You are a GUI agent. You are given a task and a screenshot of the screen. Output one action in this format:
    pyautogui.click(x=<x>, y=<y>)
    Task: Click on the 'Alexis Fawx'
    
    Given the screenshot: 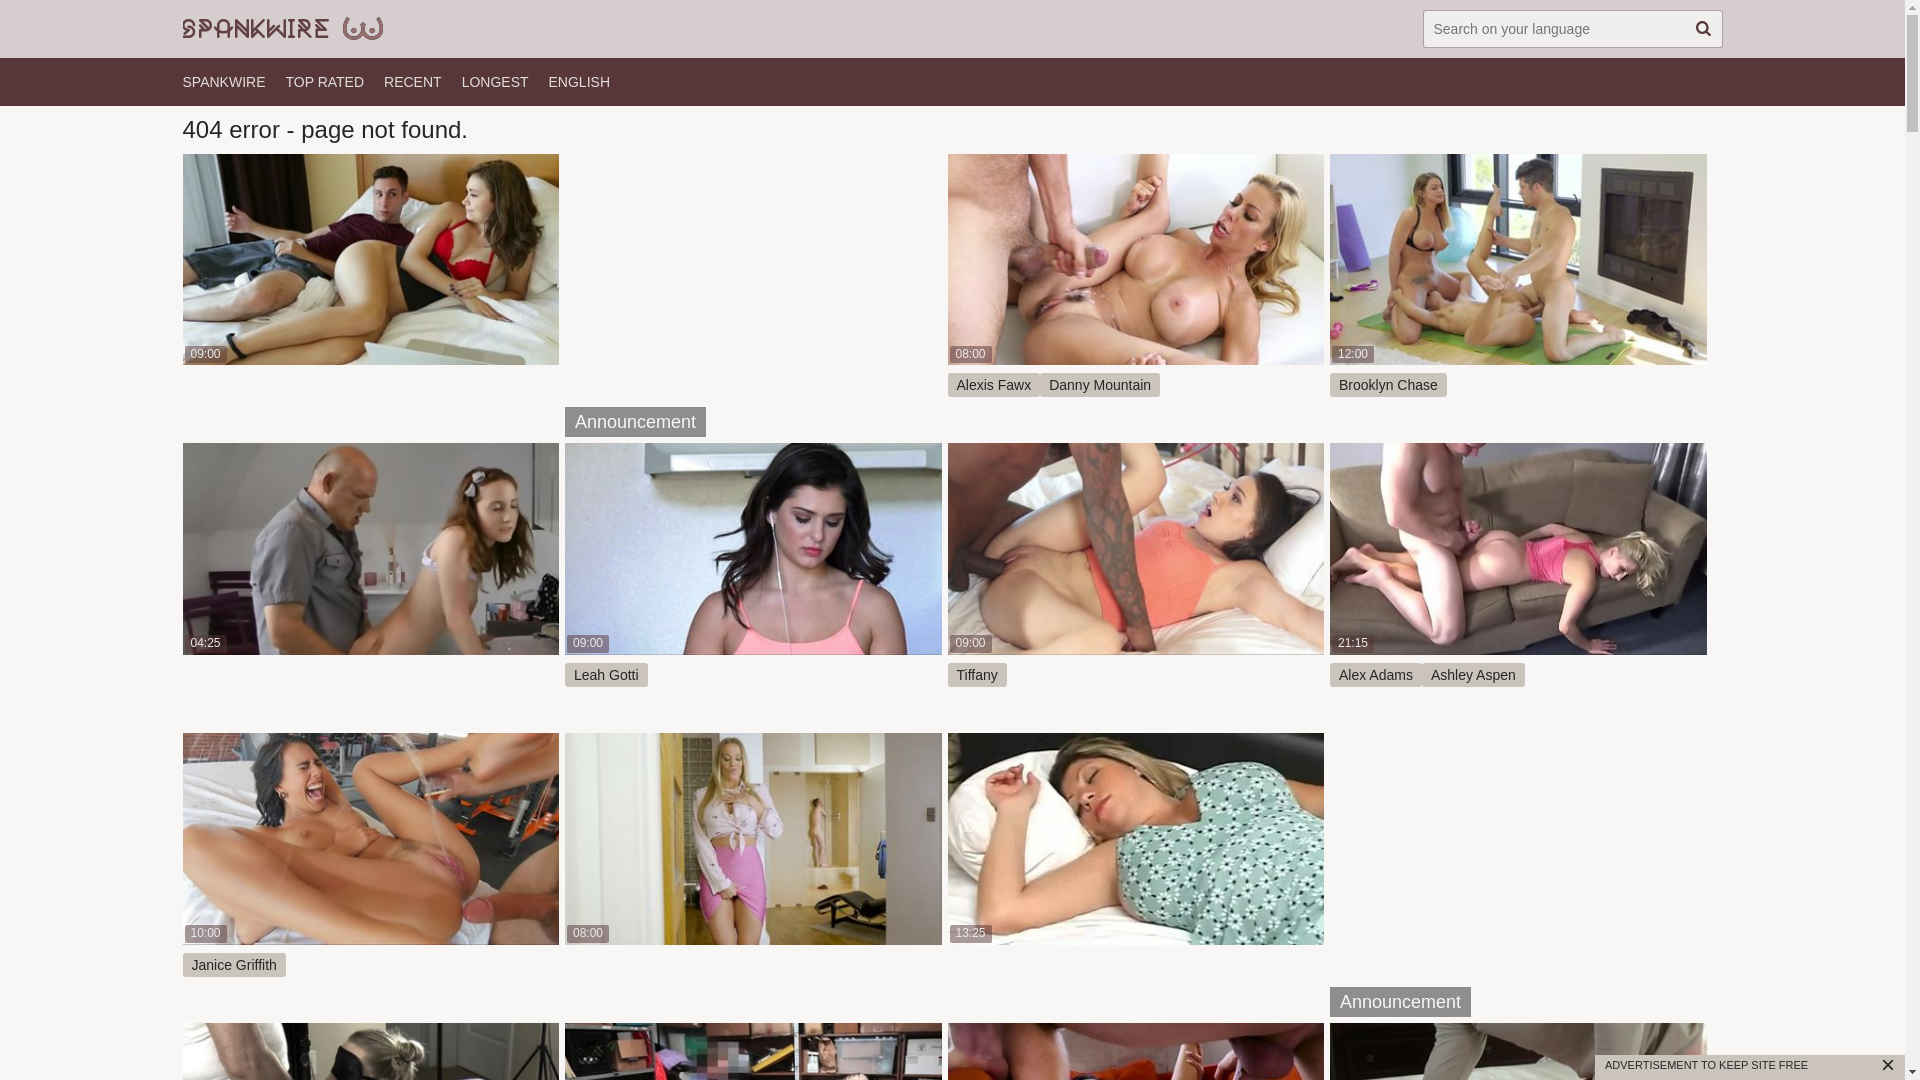 What is the action you would take?
    pyautogui.click(x=994, y=385)
    